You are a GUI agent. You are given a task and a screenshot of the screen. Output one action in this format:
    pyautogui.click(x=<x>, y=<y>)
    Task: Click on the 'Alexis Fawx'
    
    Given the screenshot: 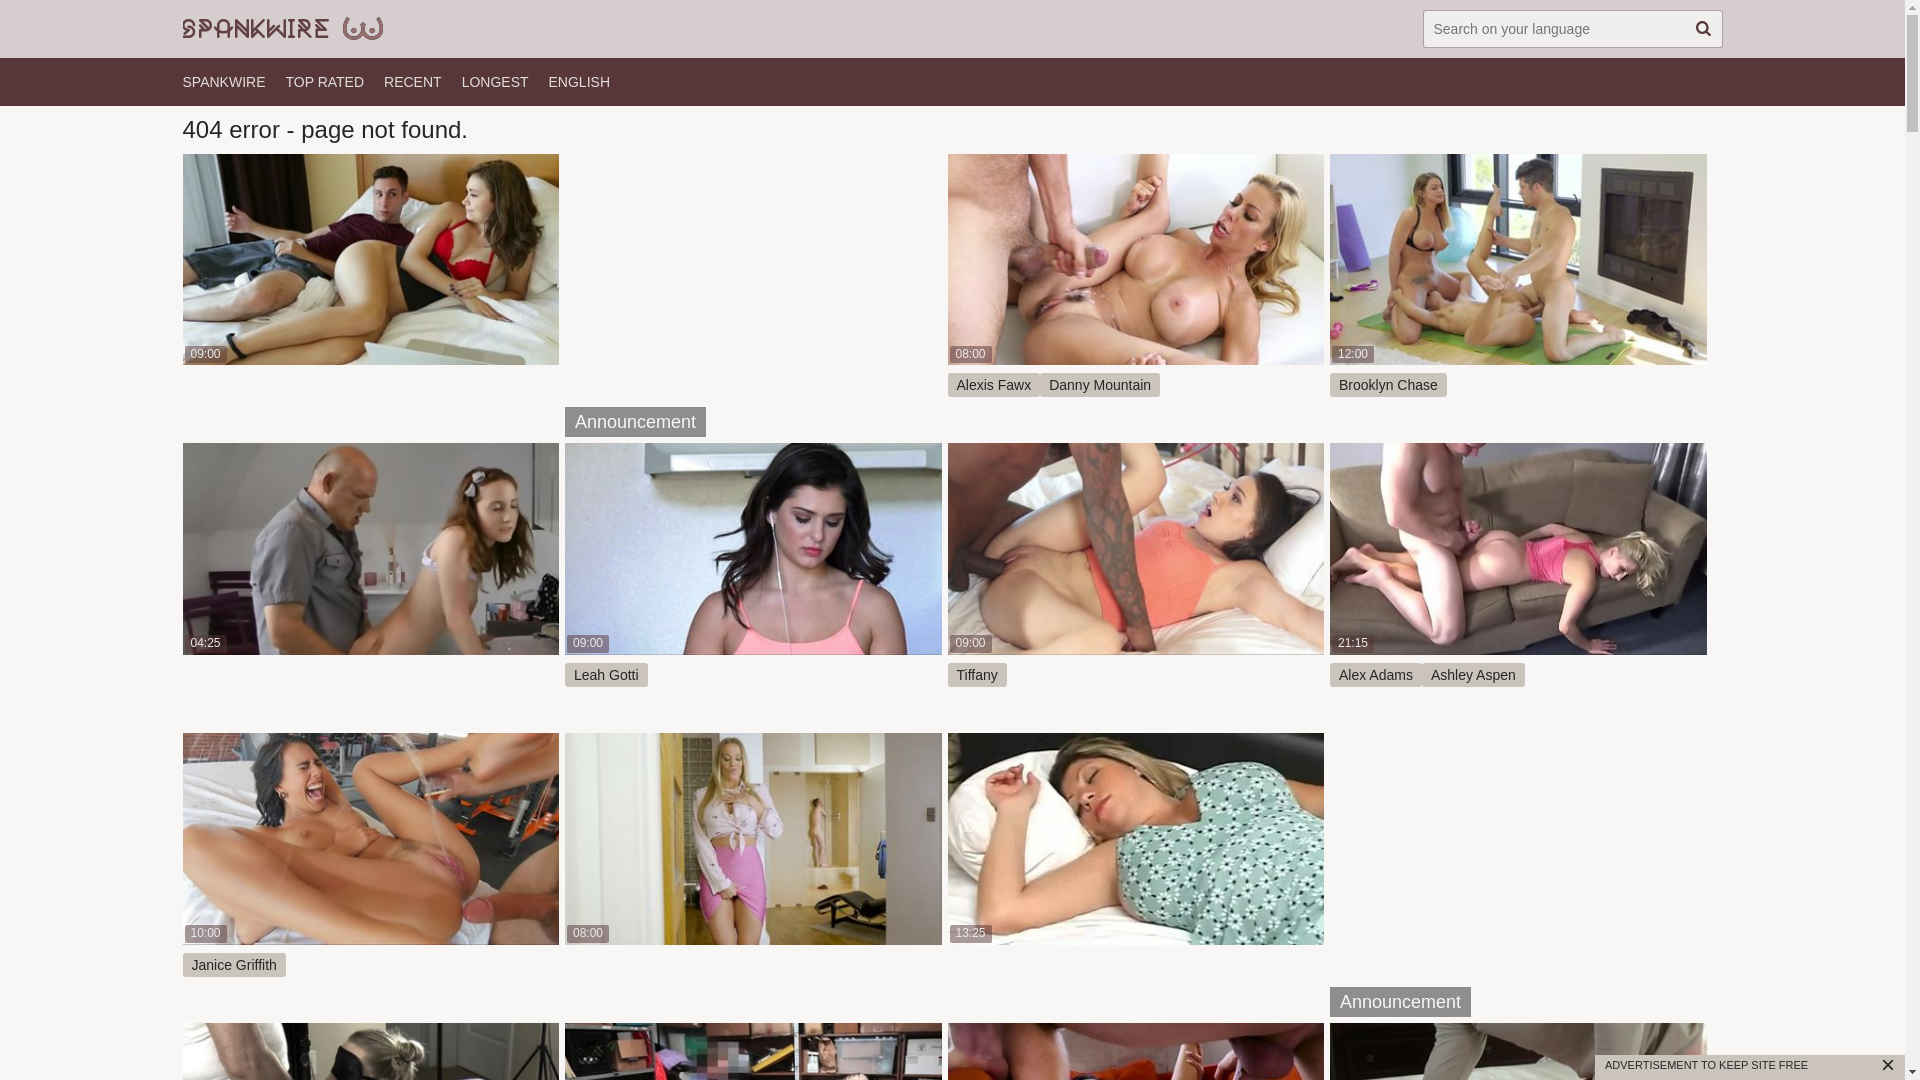 What is the action you would take?
    pyautogui.click(x=994, y=385)
    